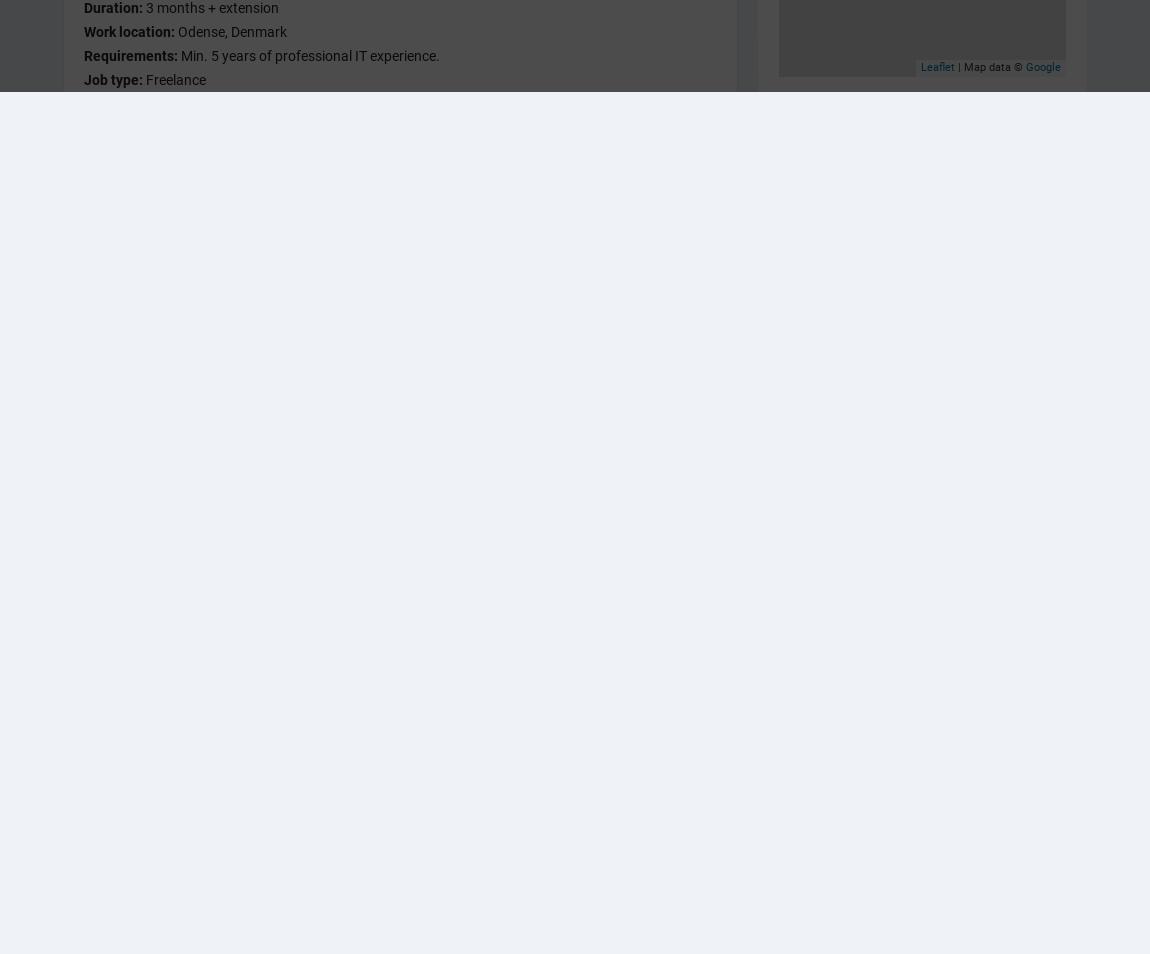  I want to click on 'Som selvstændig eller freelancer sætter du selv prisen på dit eget arbejde. IDA giver gode råd til, hvordan du beregner honoraret for en opgave.', so click(399, 550).